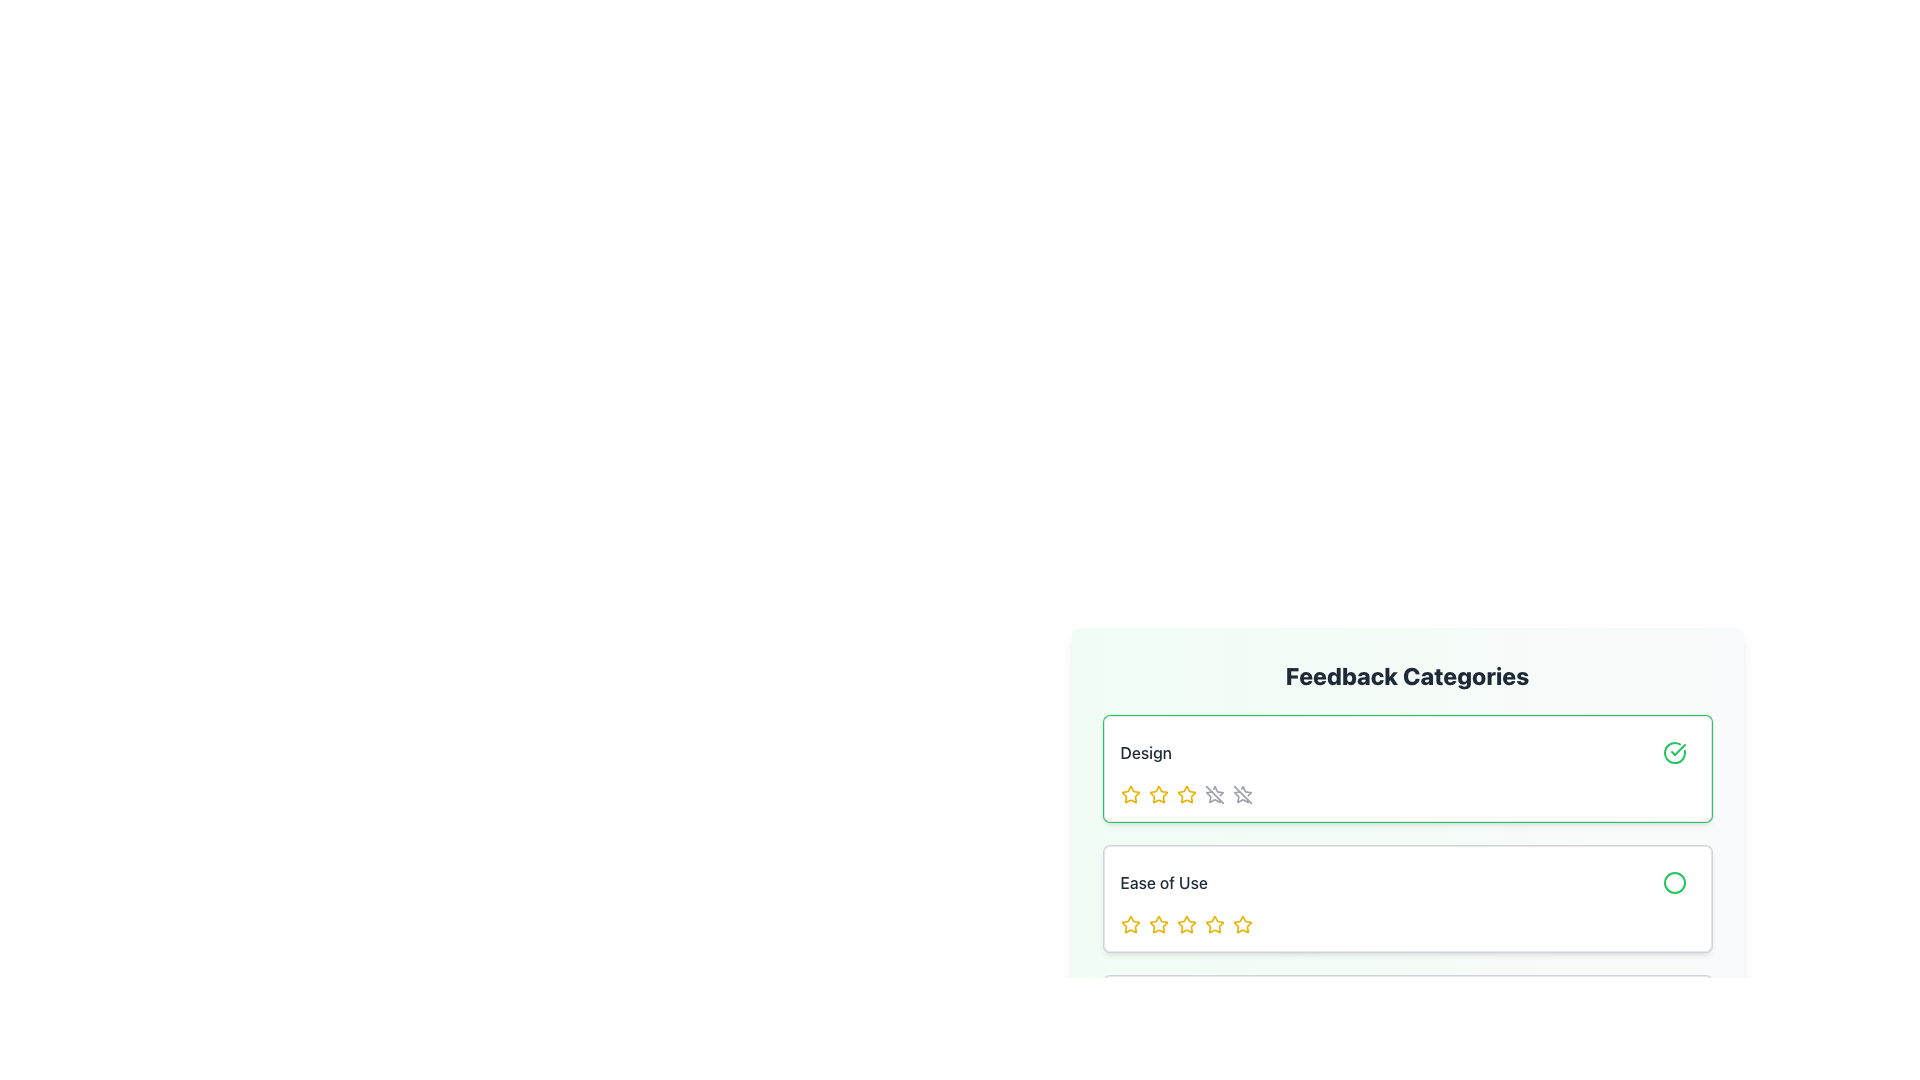 The height and width of the screenshot is (1080, 1920). I want to click on the second star icon in the 'Ease of Use' section to rate it, so click(1185, 924).